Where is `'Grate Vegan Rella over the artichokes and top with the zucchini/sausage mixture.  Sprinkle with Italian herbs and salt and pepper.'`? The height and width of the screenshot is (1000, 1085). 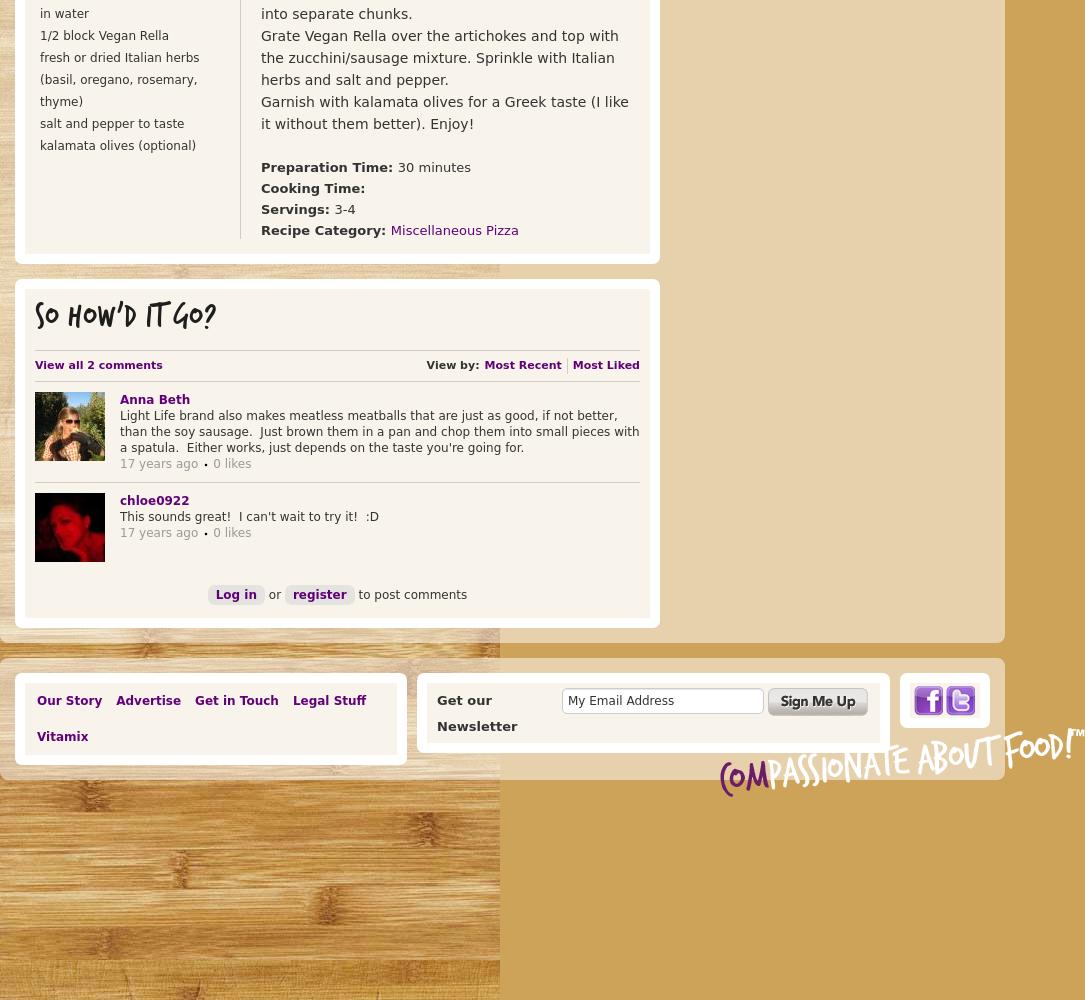
'Grate Vegan Rella over the artichokes and top with the zucchini/sausage mixture.  Sprinkle with Italian herbs and salt and pepper.' is located at coordinates (438, 58).